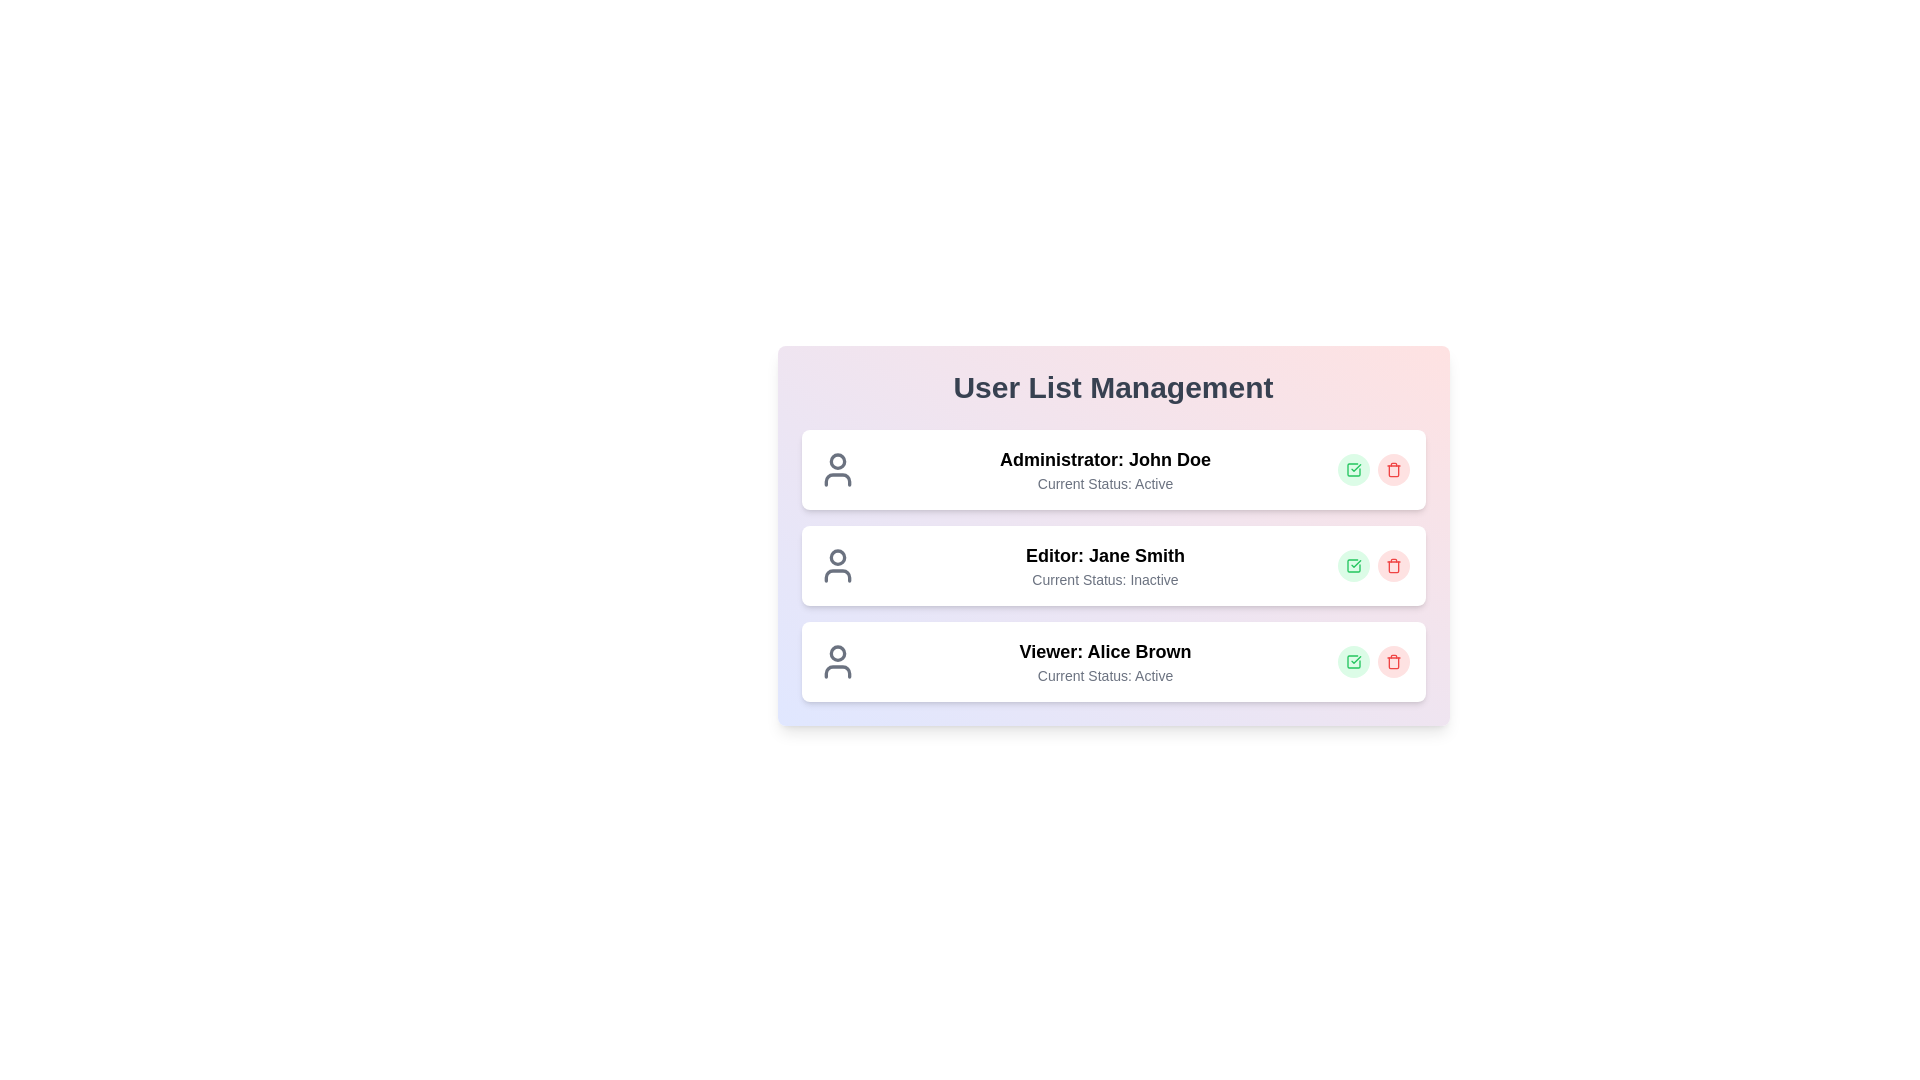  Describe the element at coordinates (1392, 566) in the screenshot. I see `the delete button located in the second item row of the user list` at that location.